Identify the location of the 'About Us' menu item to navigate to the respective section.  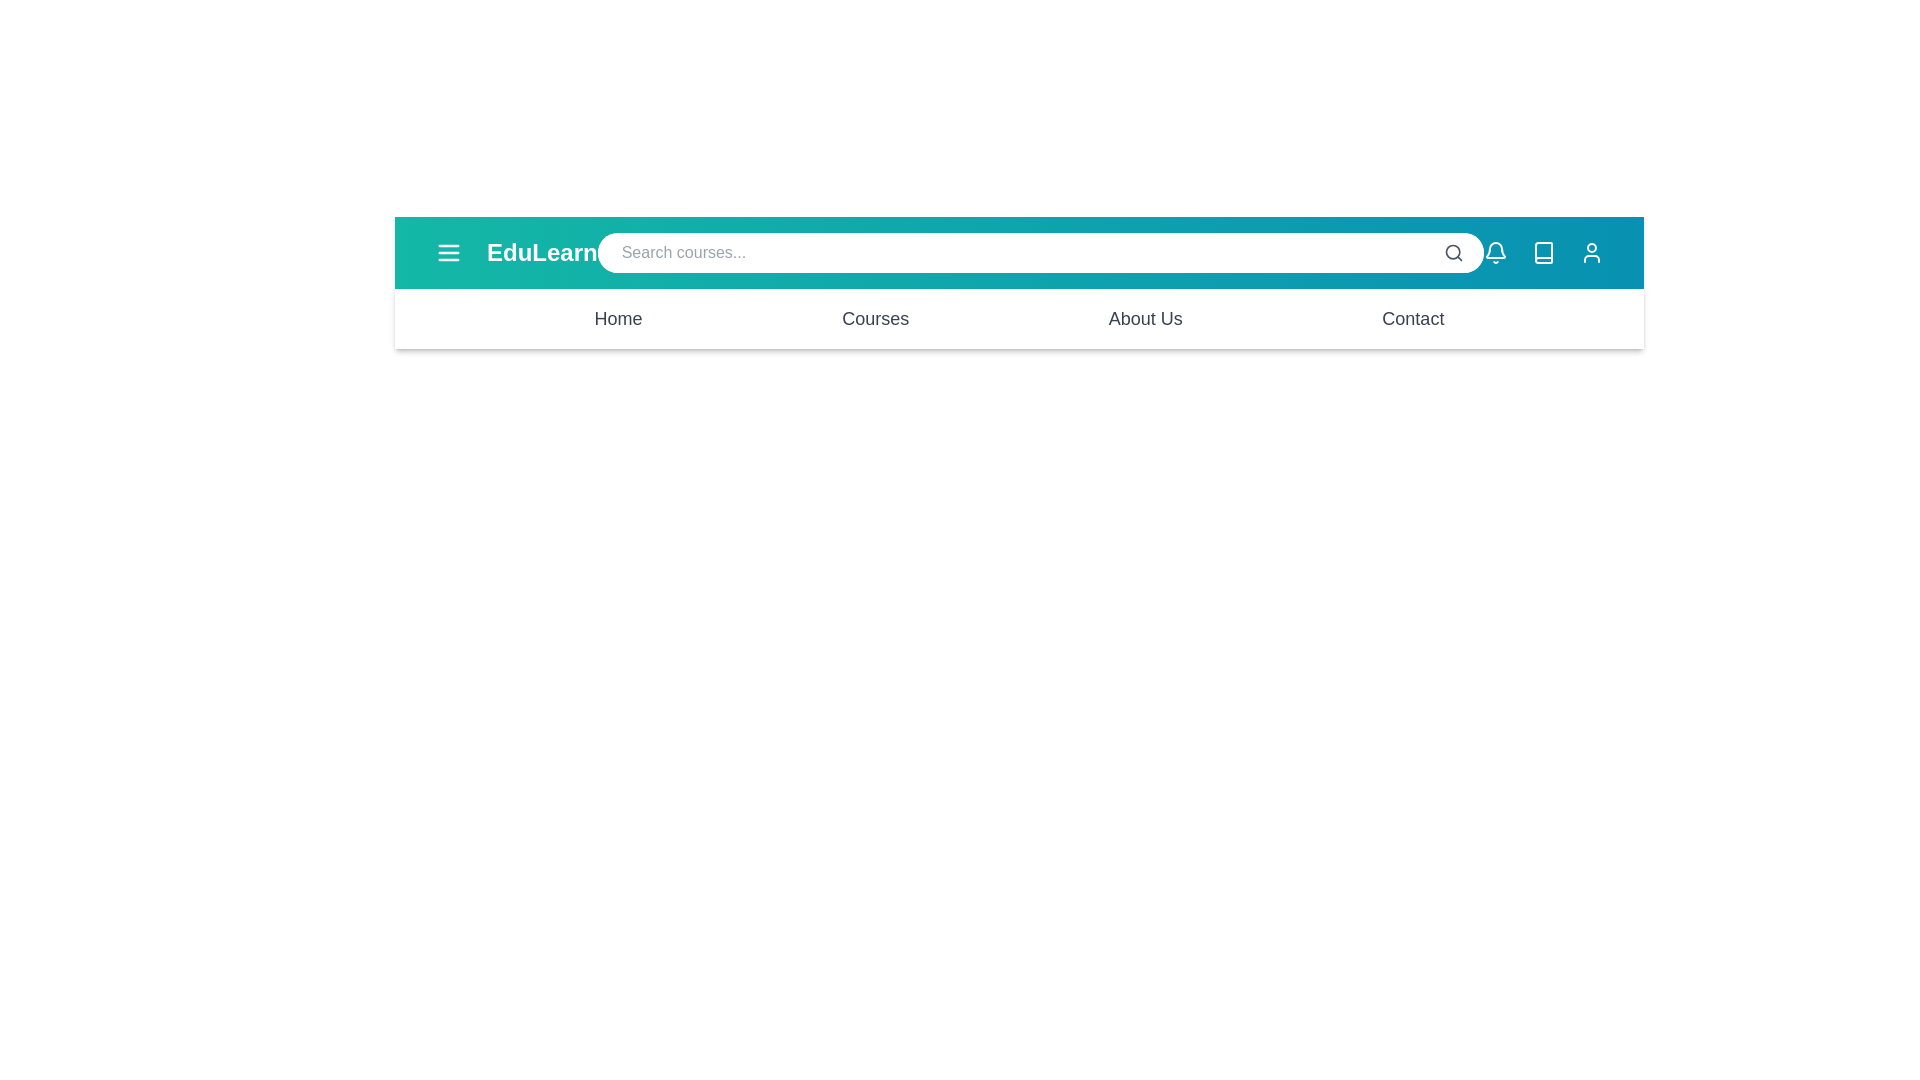
(1145, 318).